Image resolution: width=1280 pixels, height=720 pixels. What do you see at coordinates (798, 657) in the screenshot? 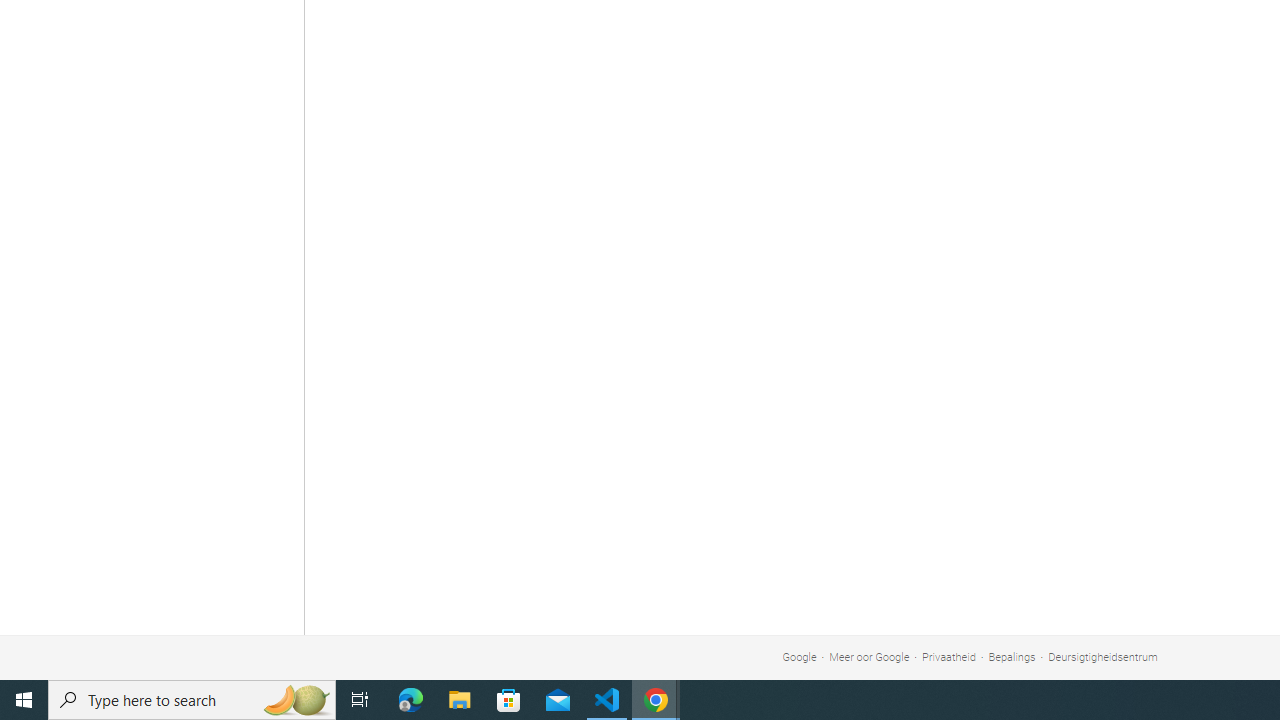
I see `'Google'` at bounding box center [798, 657].